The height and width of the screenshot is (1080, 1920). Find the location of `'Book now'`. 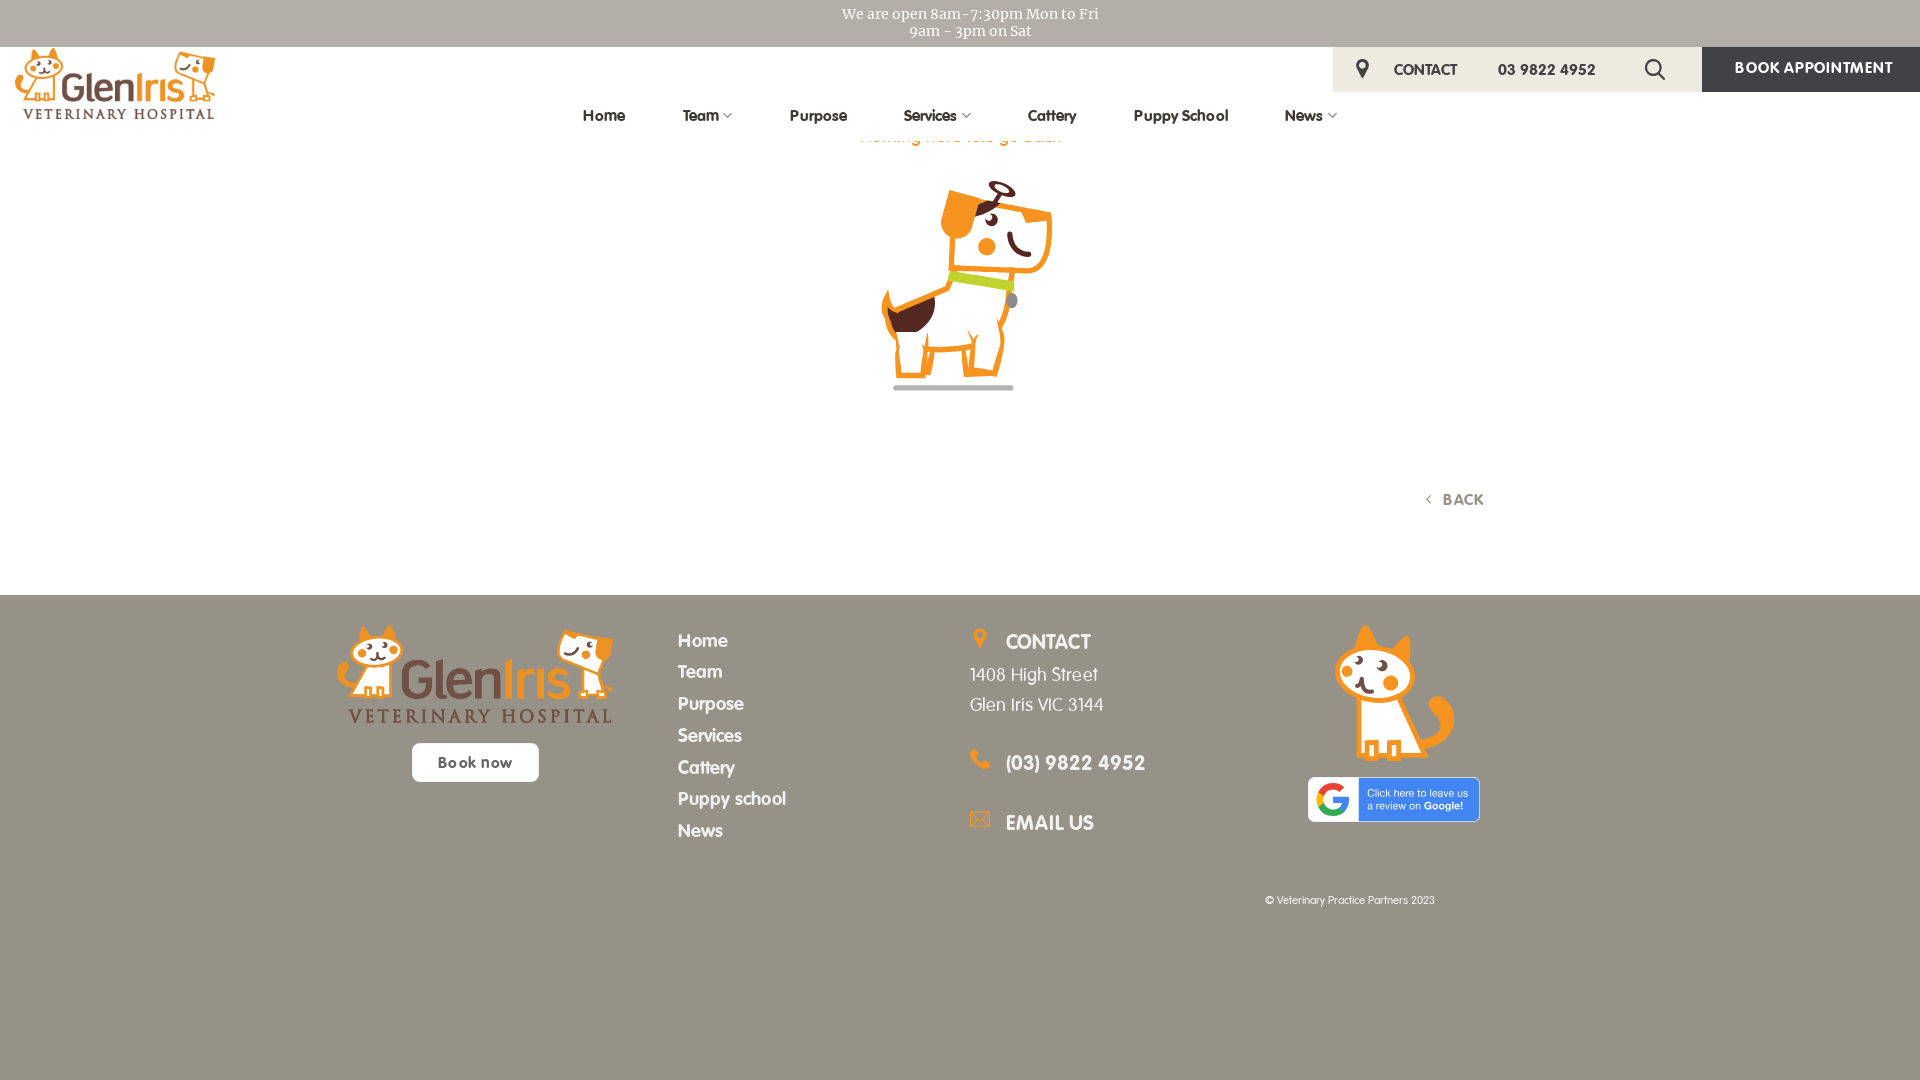

'Book now' is located at coordinates (411, 762).